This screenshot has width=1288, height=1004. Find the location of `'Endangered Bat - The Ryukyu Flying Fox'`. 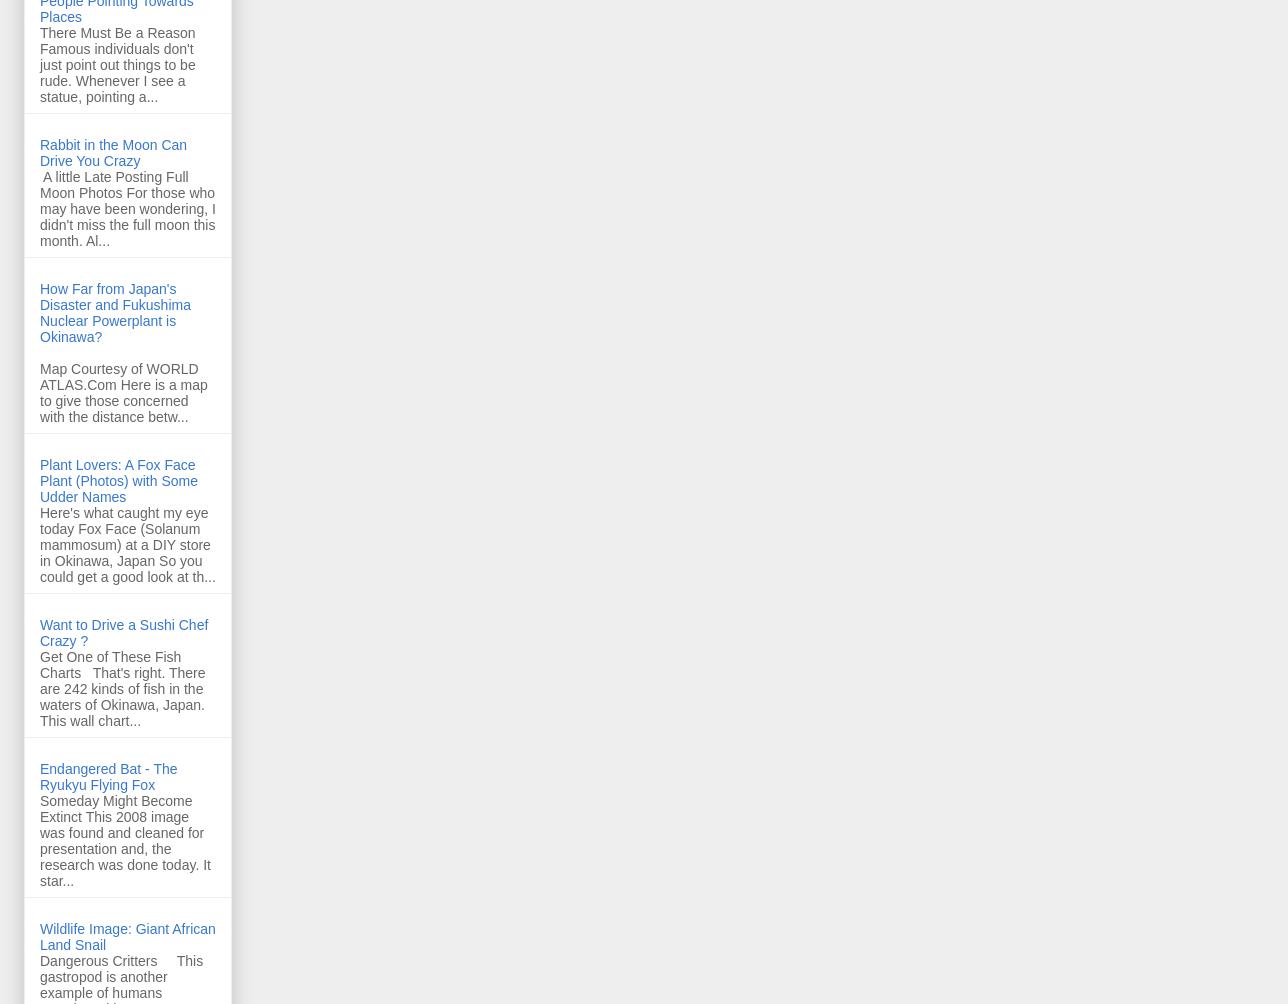

'Endangered Bat - The Ryukyu Flying Fox' is located at coordinates (108, 775).